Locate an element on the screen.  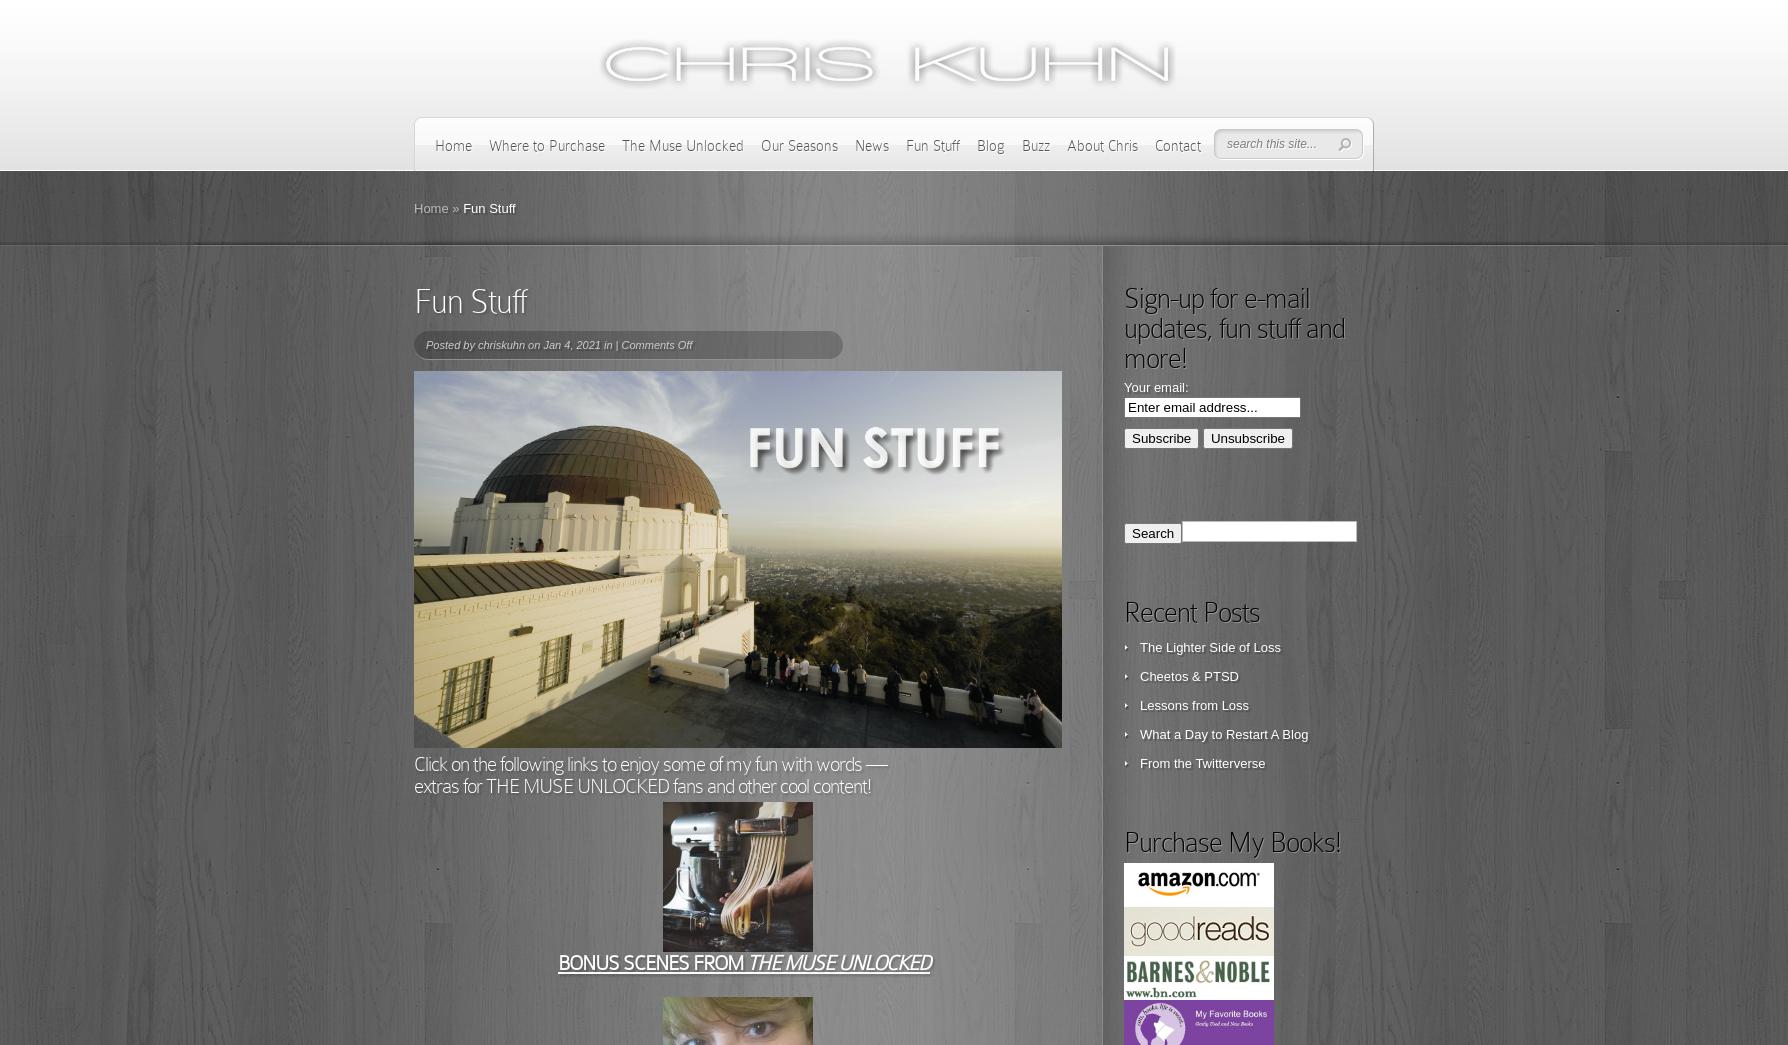
'Lessons from Loss' is located at coordinates (1193, 704).